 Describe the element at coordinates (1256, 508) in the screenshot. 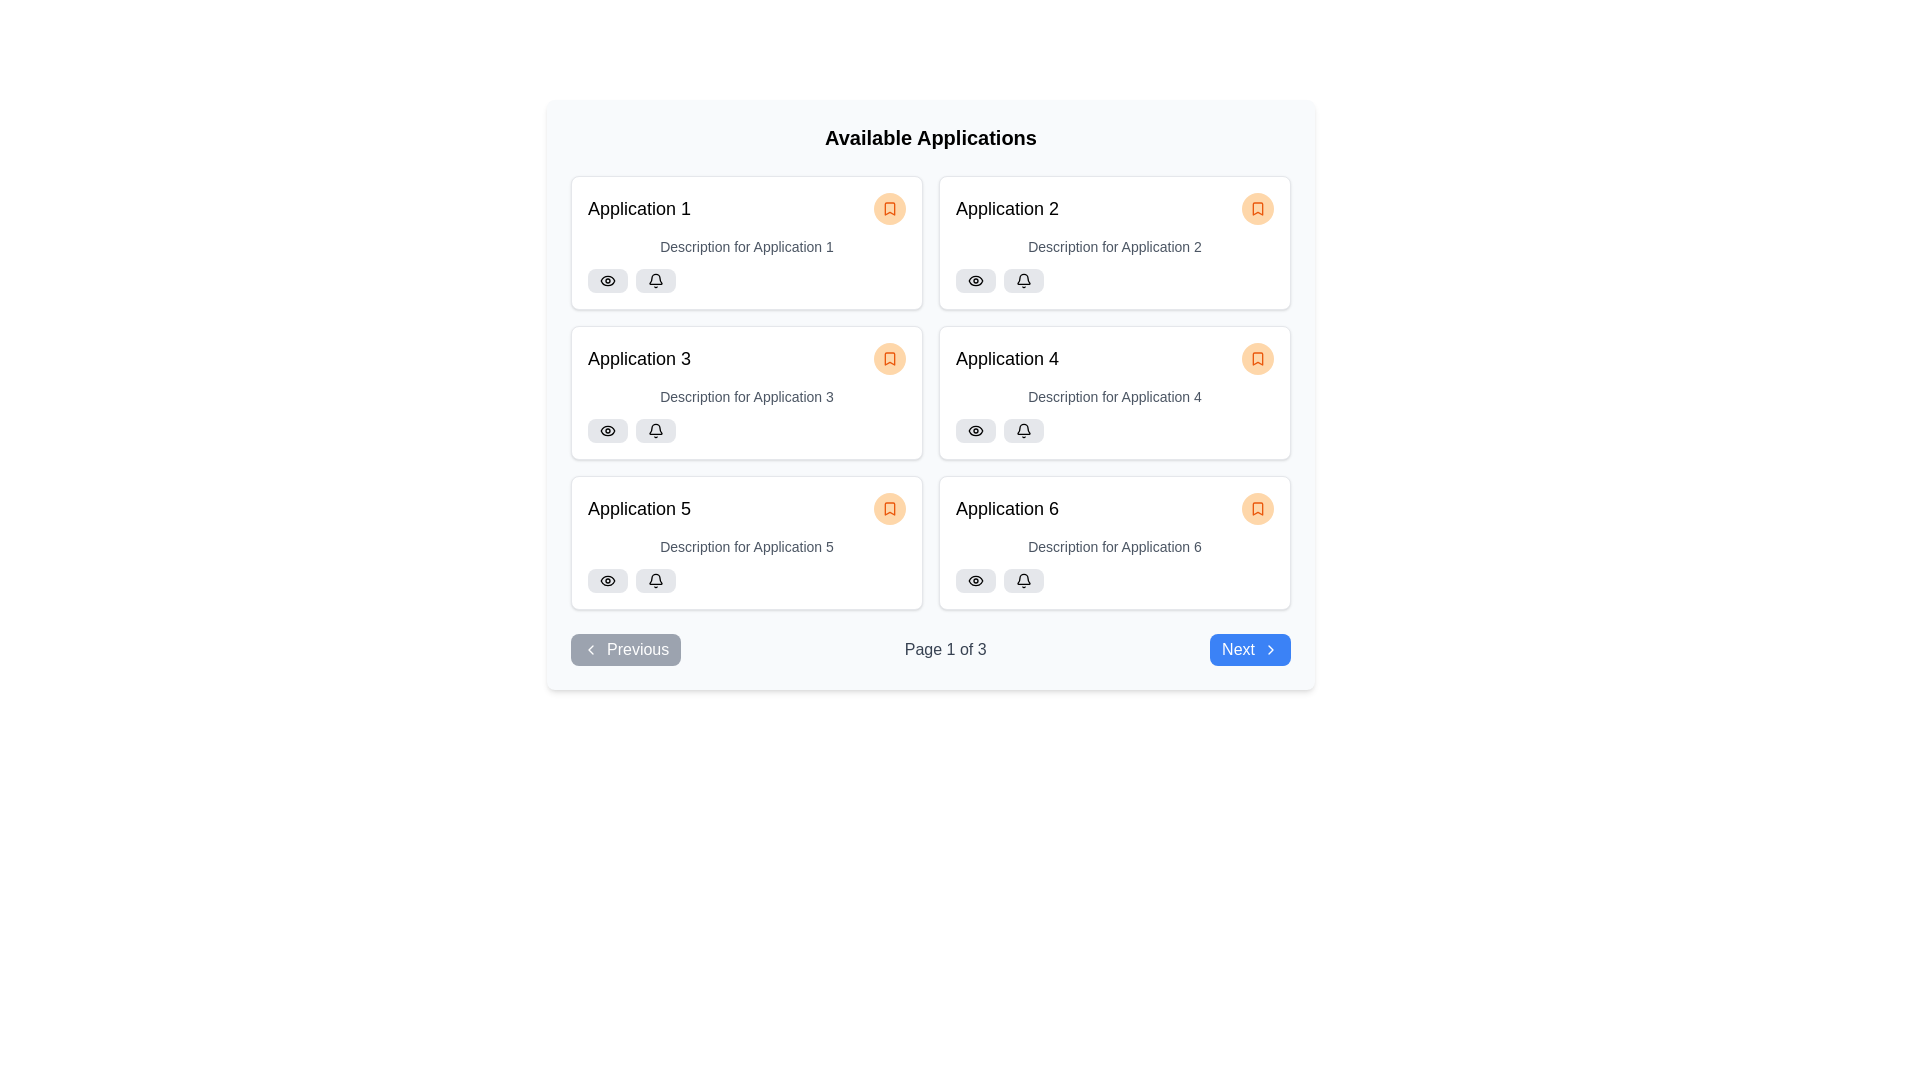

I see `the circular button with an orange background and a bookmark icon located in the bottom-right corner of the card labeled 'Application 6' to bookmark the application` at that location.